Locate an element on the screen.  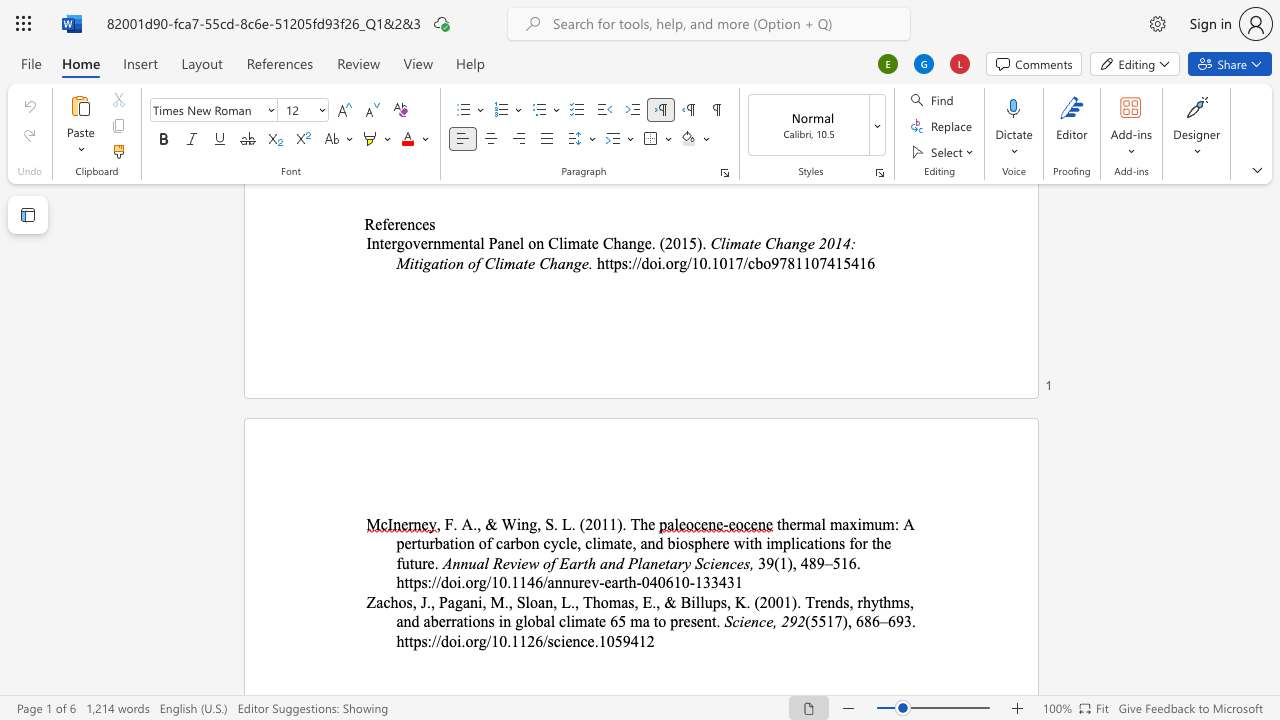
the 3th character "e" in the text is located at coordinates (725, 543).